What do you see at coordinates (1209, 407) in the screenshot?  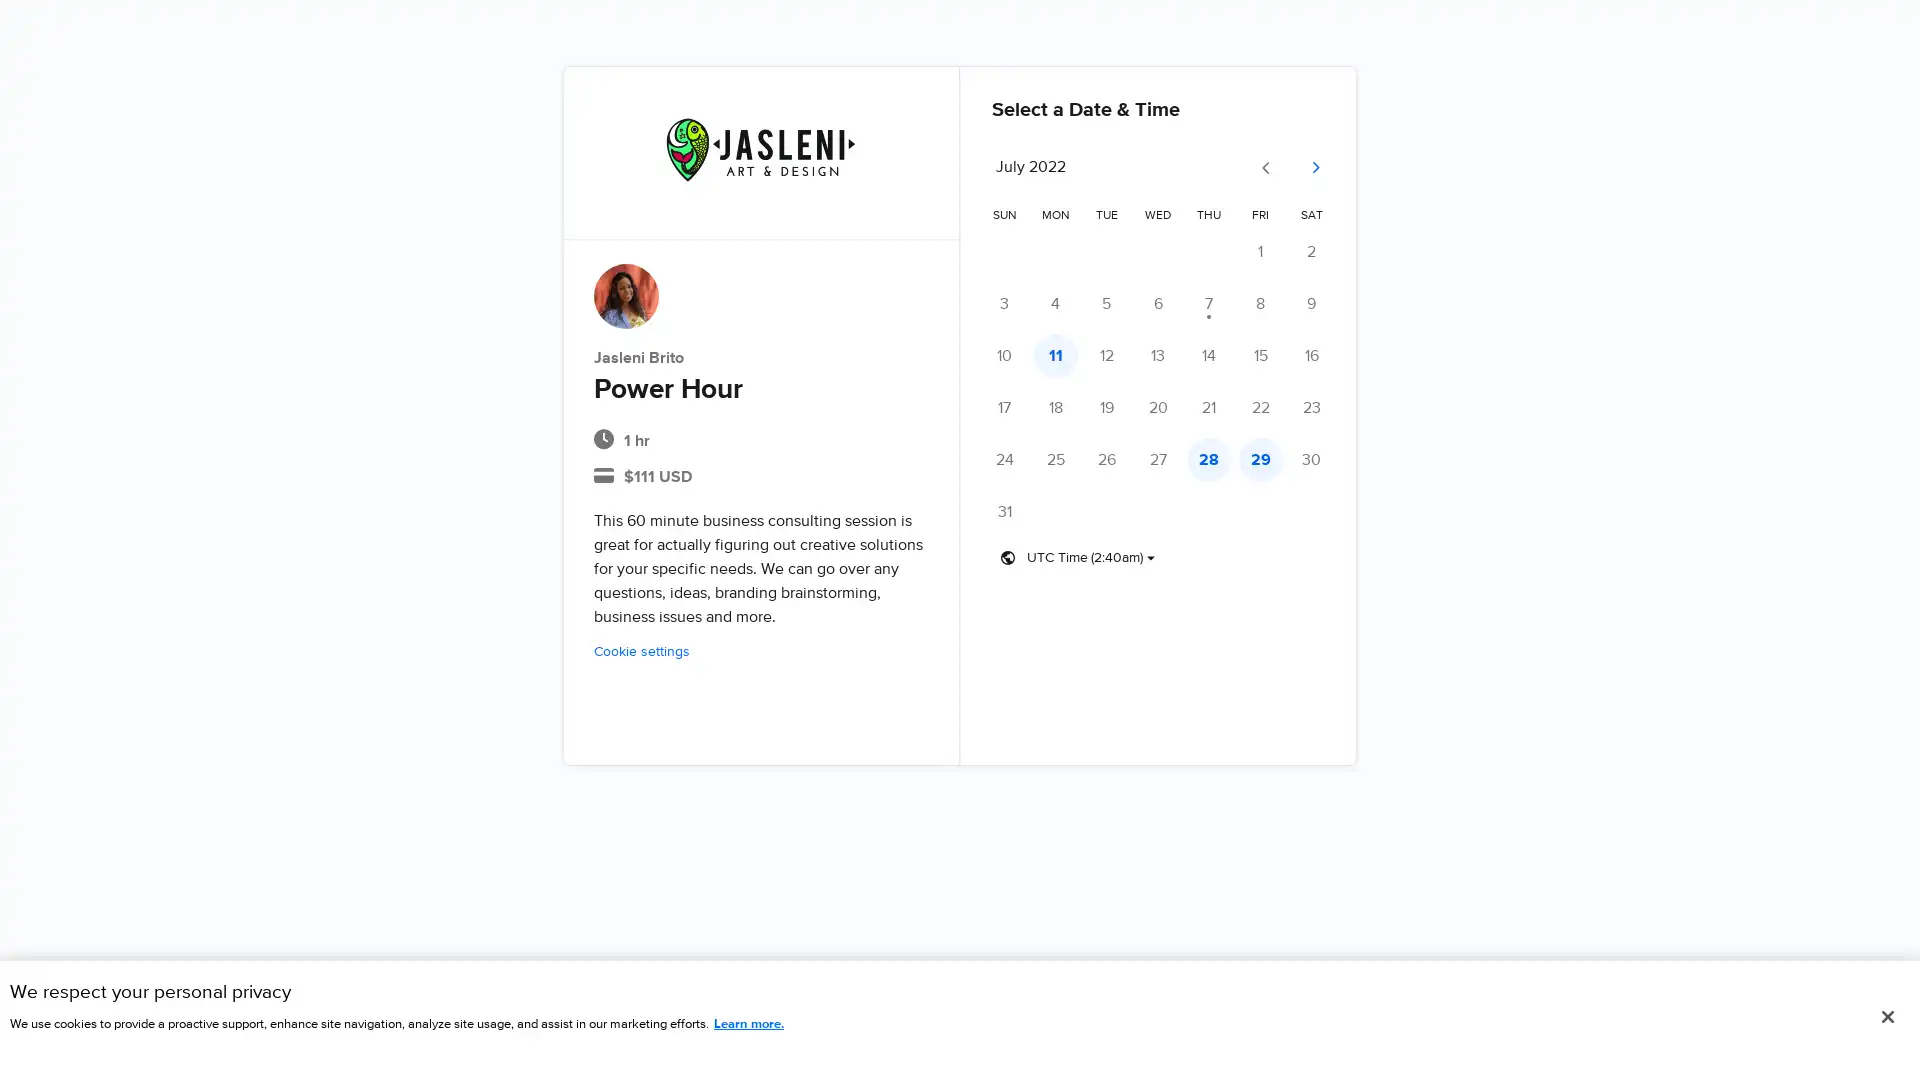 I see `Thursday, July 21 - No times available` at bounding box center [1209, 407].